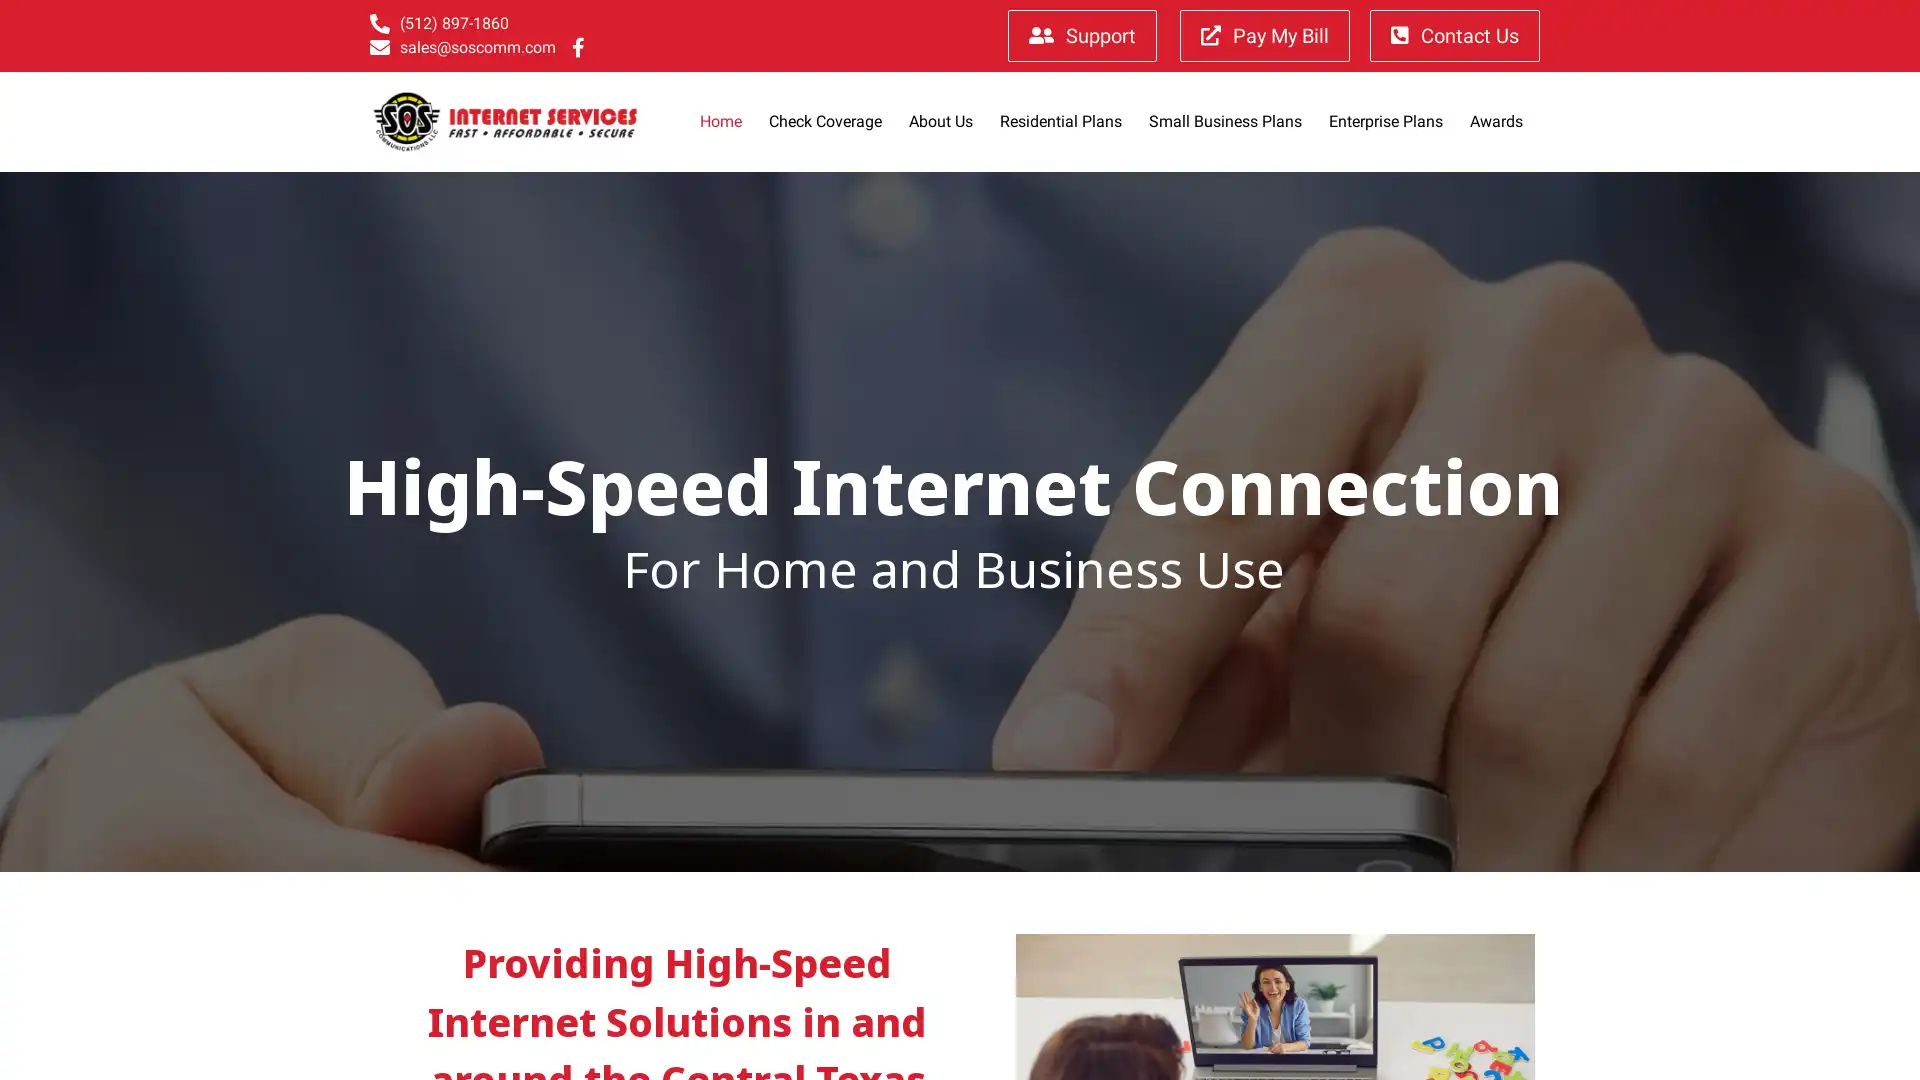 This screenshot has height=1080, width=1920. What do you see at coordinates (1081, 35) in the screenshot?
I see `Support` at bounding box center [1081, 35].